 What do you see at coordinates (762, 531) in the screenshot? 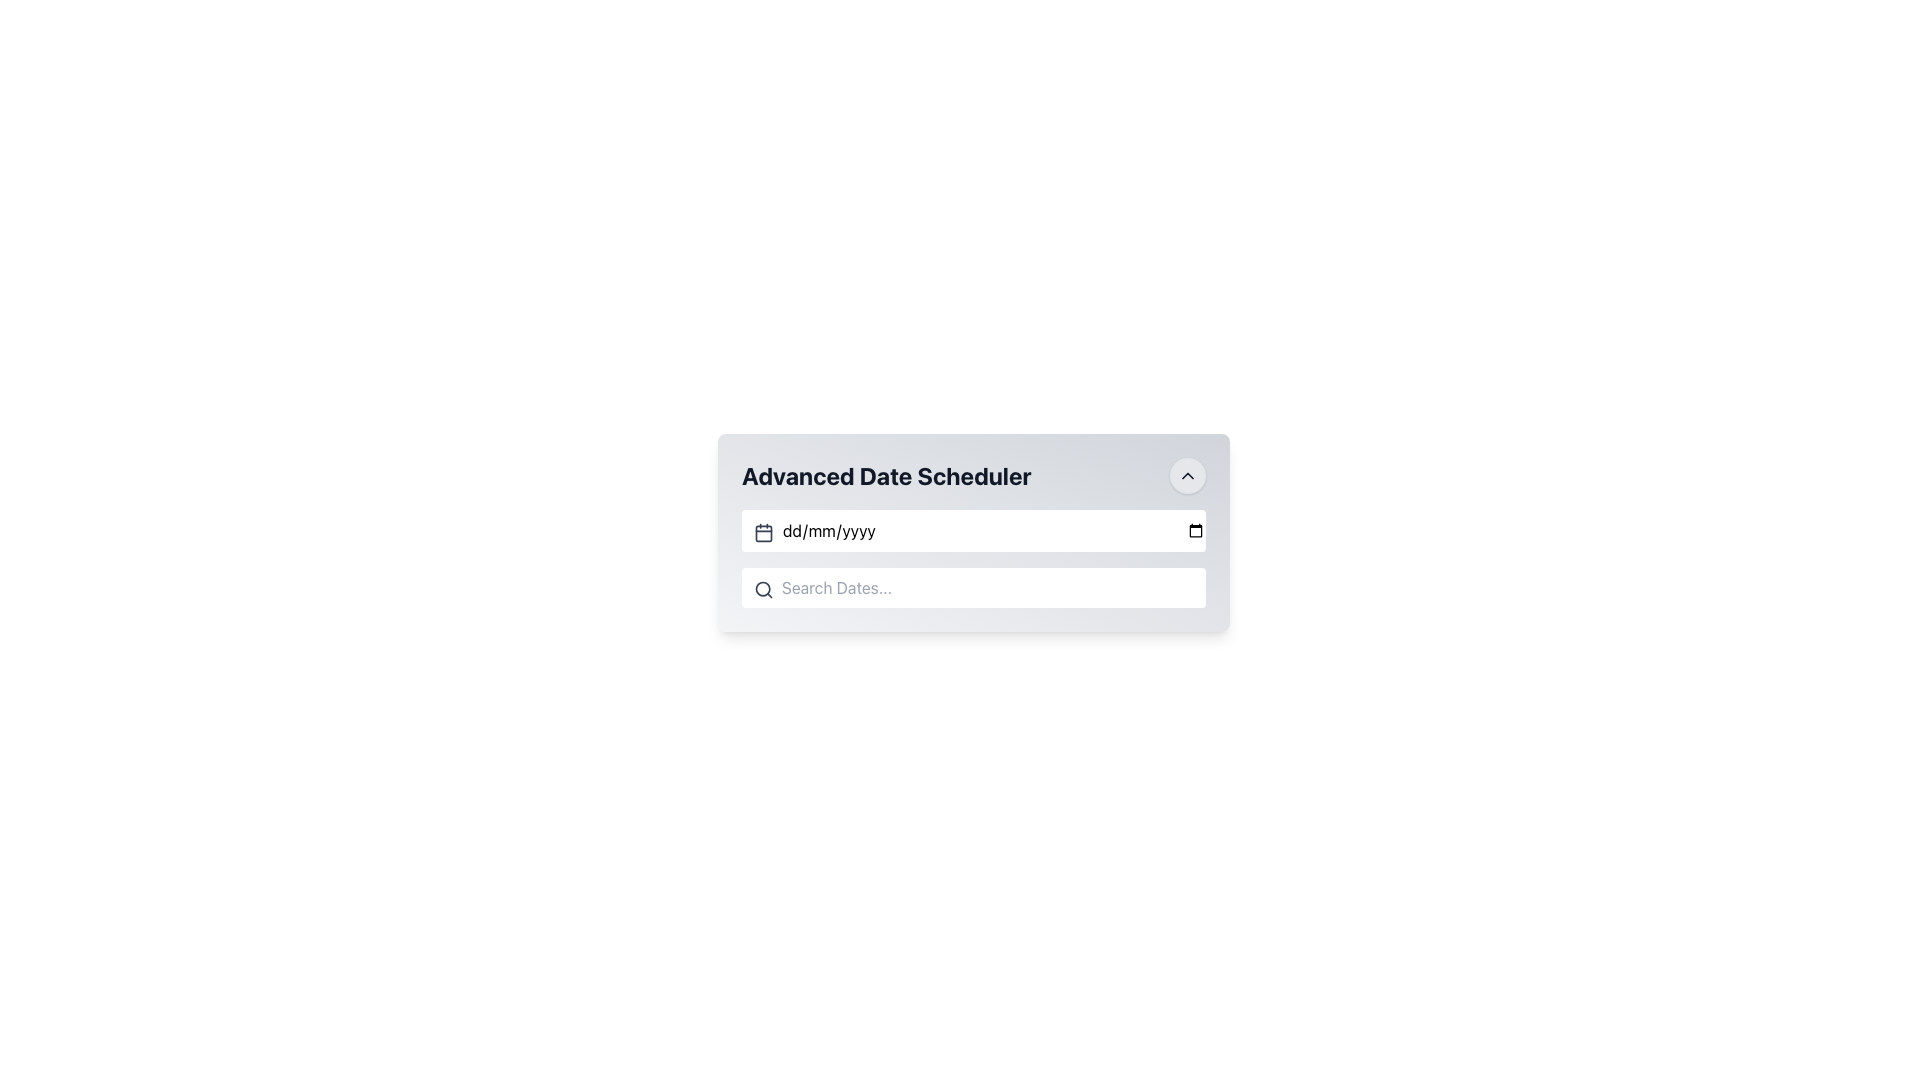
I see `the date picker icon located at the left margin of the input field` at bounding box center [762, 531].